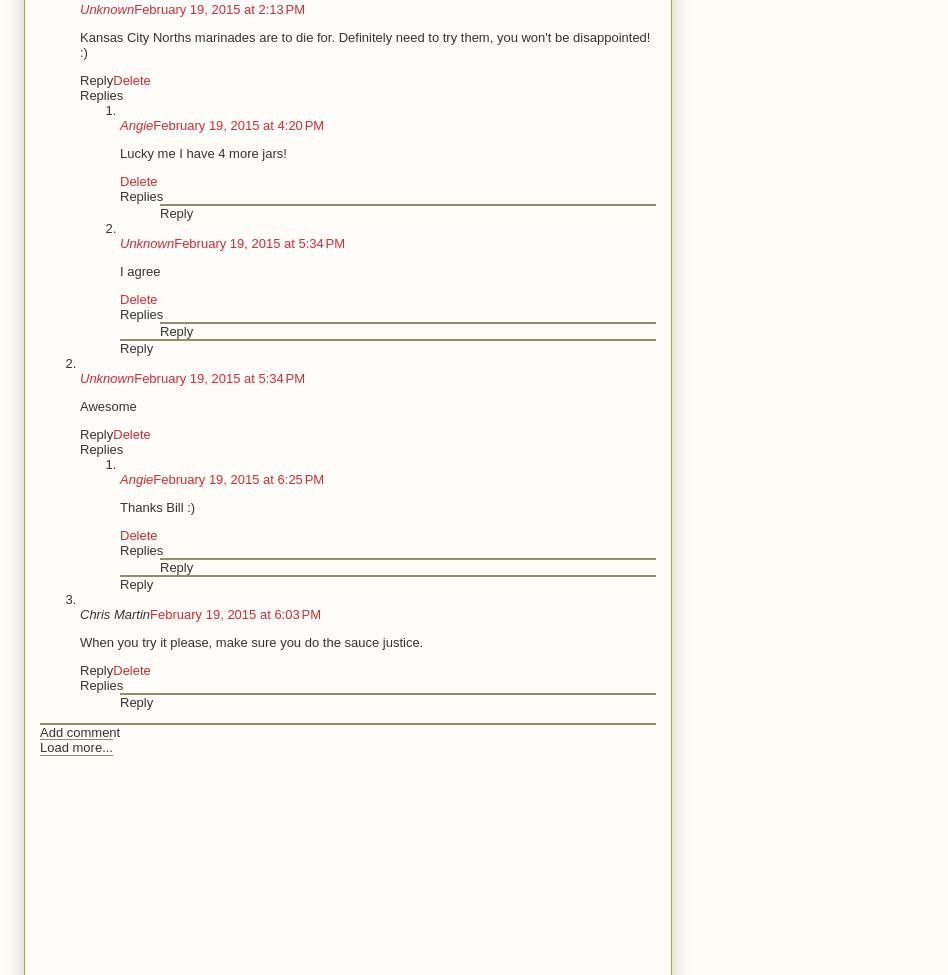 Image resolution: width=948 pixels, height=975 pixels. I want to click on 'Add comment', so click(80, 731).